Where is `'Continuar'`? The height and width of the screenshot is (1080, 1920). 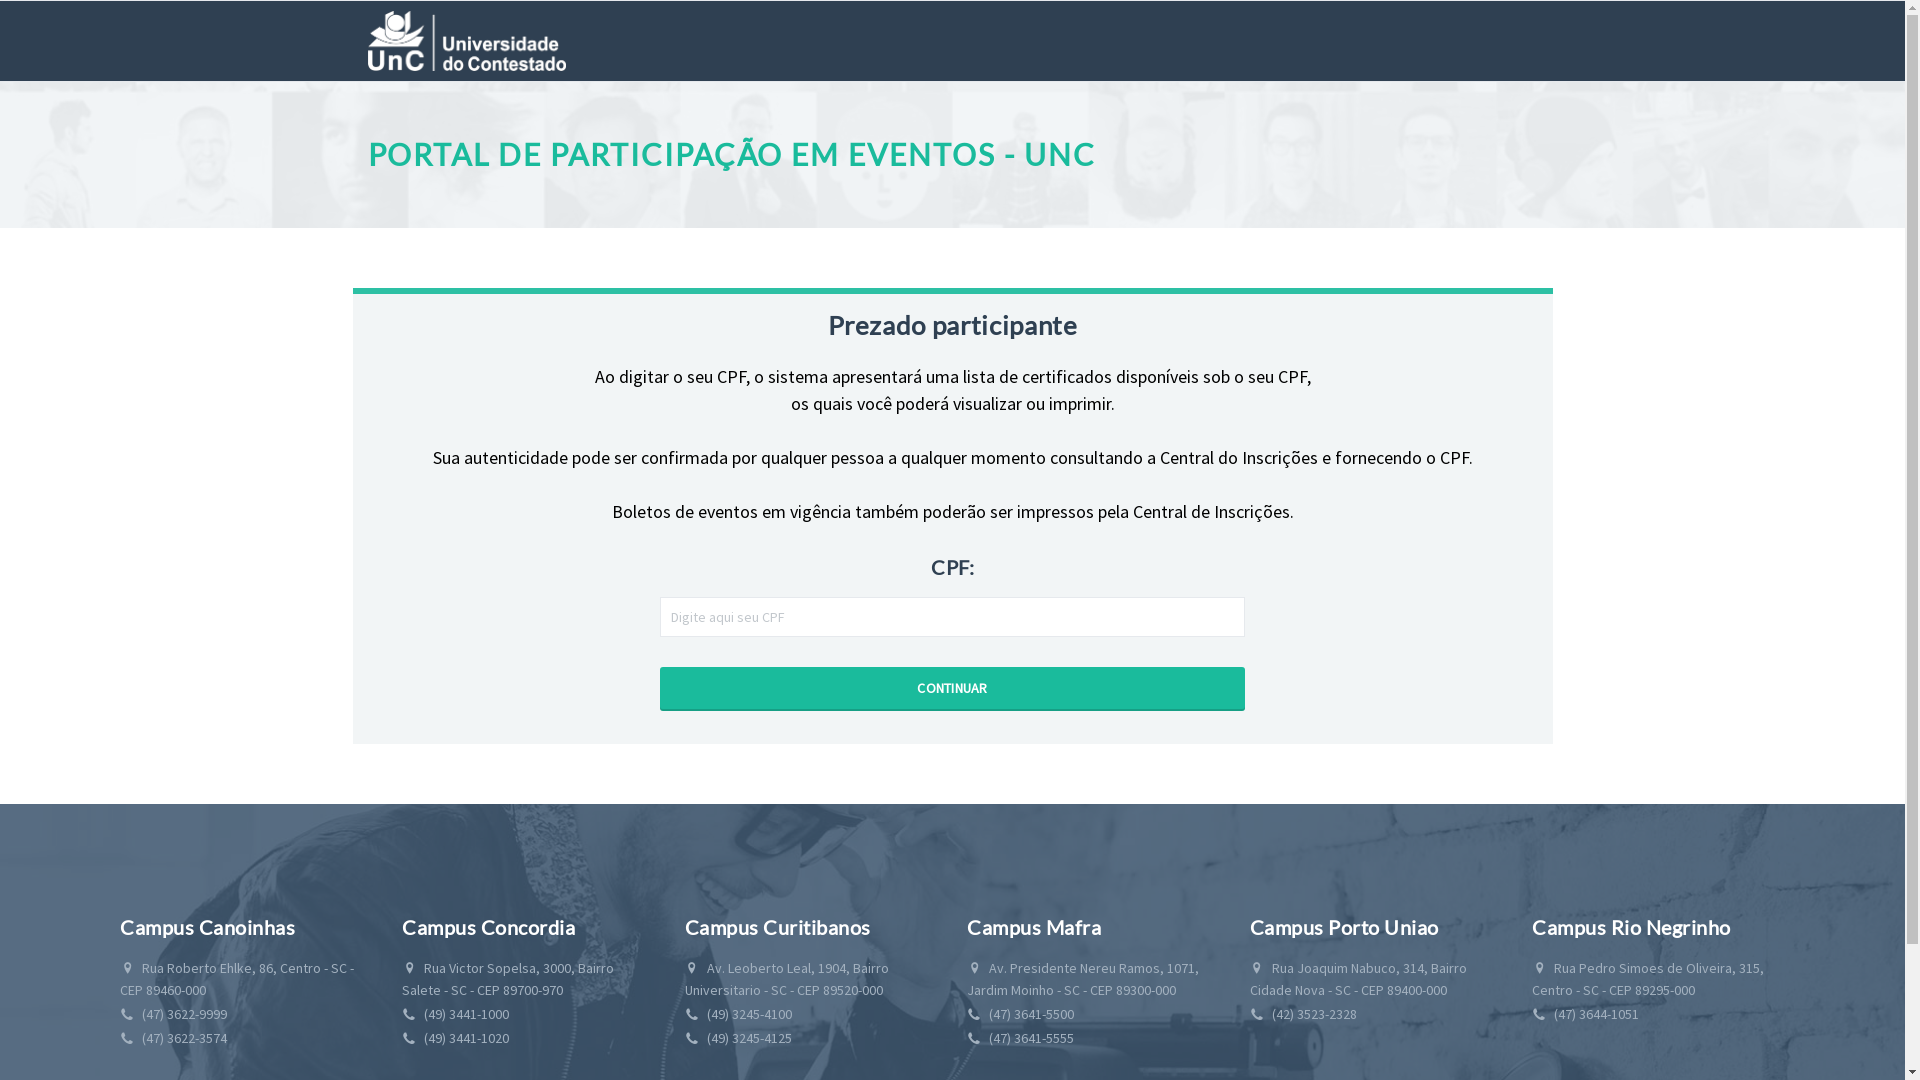
'Continuar' is located at coordinates (951, 688).